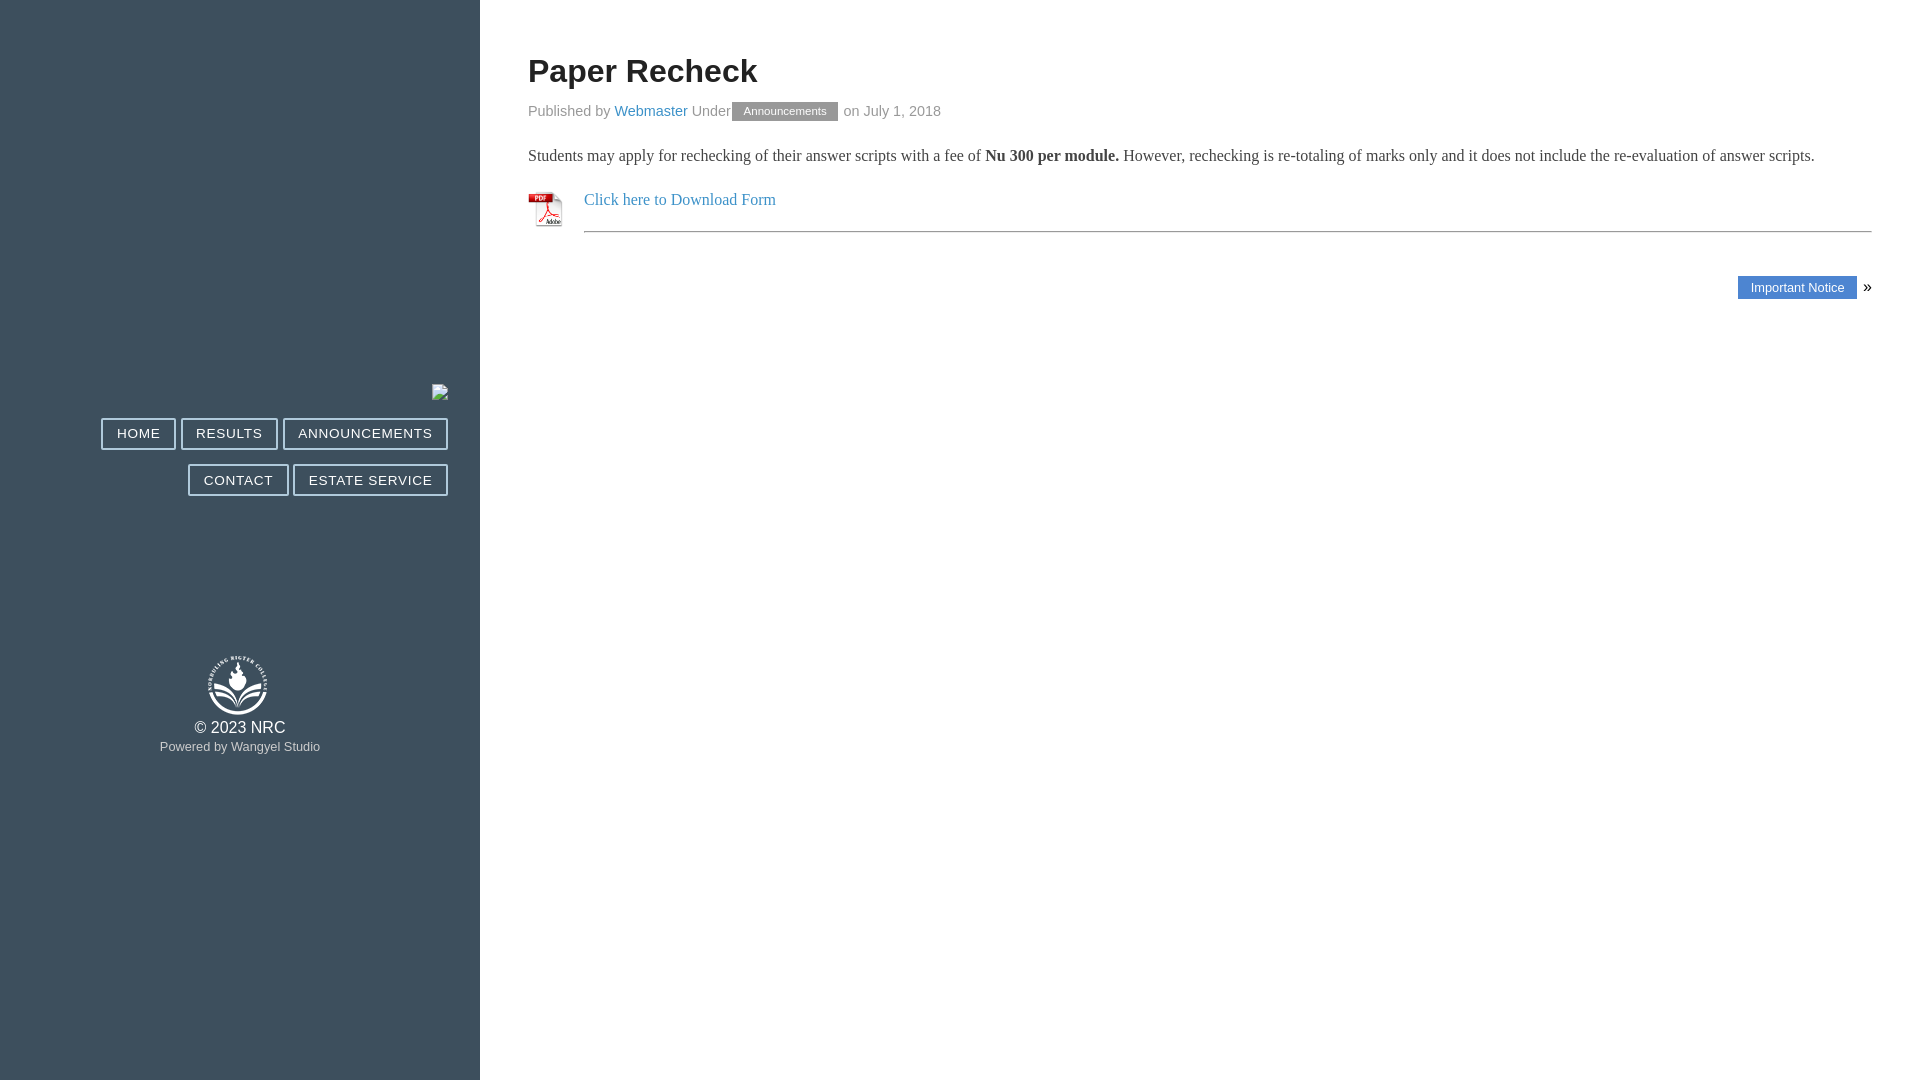 The width and height of the screenshot is (1920, 1080). Describe the element at coordinates (680, 199) in the screenshot. I see `'Click here to Download Form'` at that location.